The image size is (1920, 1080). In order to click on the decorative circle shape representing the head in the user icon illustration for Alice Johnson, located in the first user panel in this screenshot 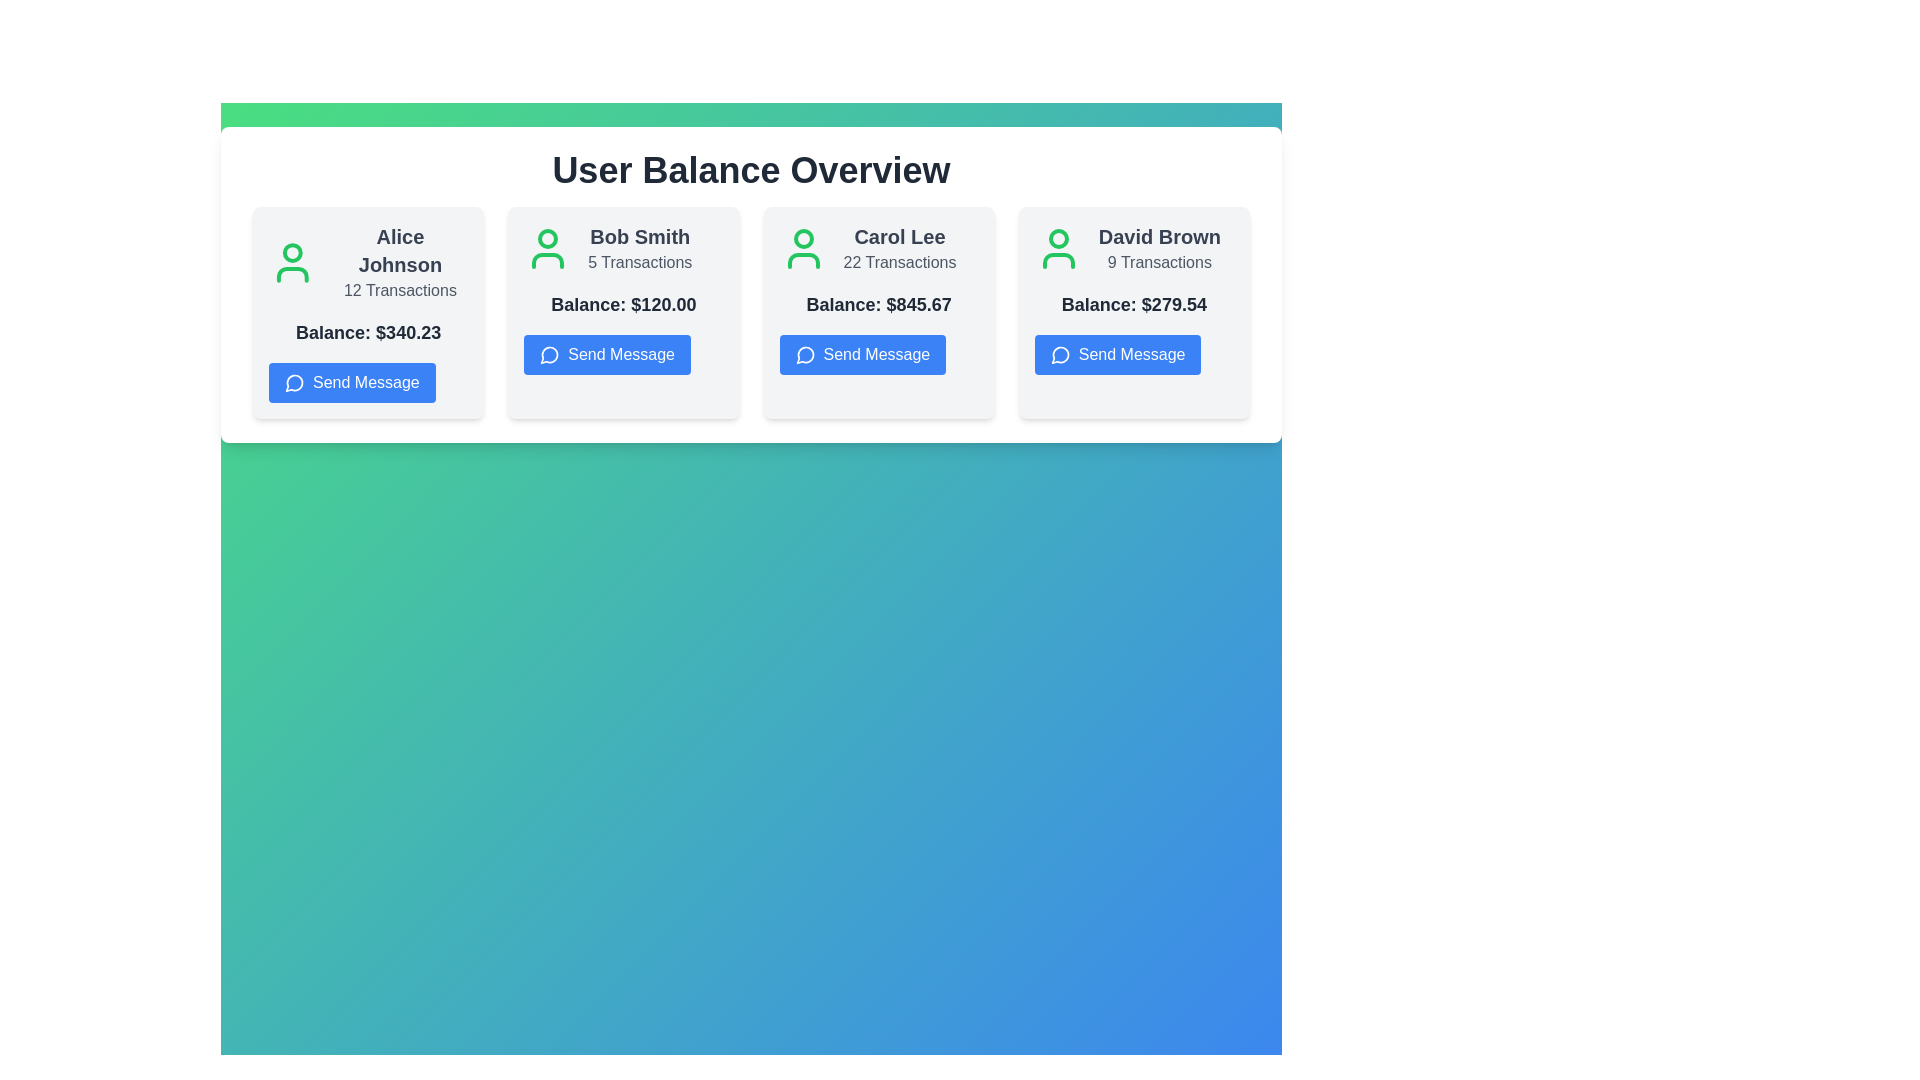, I will do `click(291, 252)`.